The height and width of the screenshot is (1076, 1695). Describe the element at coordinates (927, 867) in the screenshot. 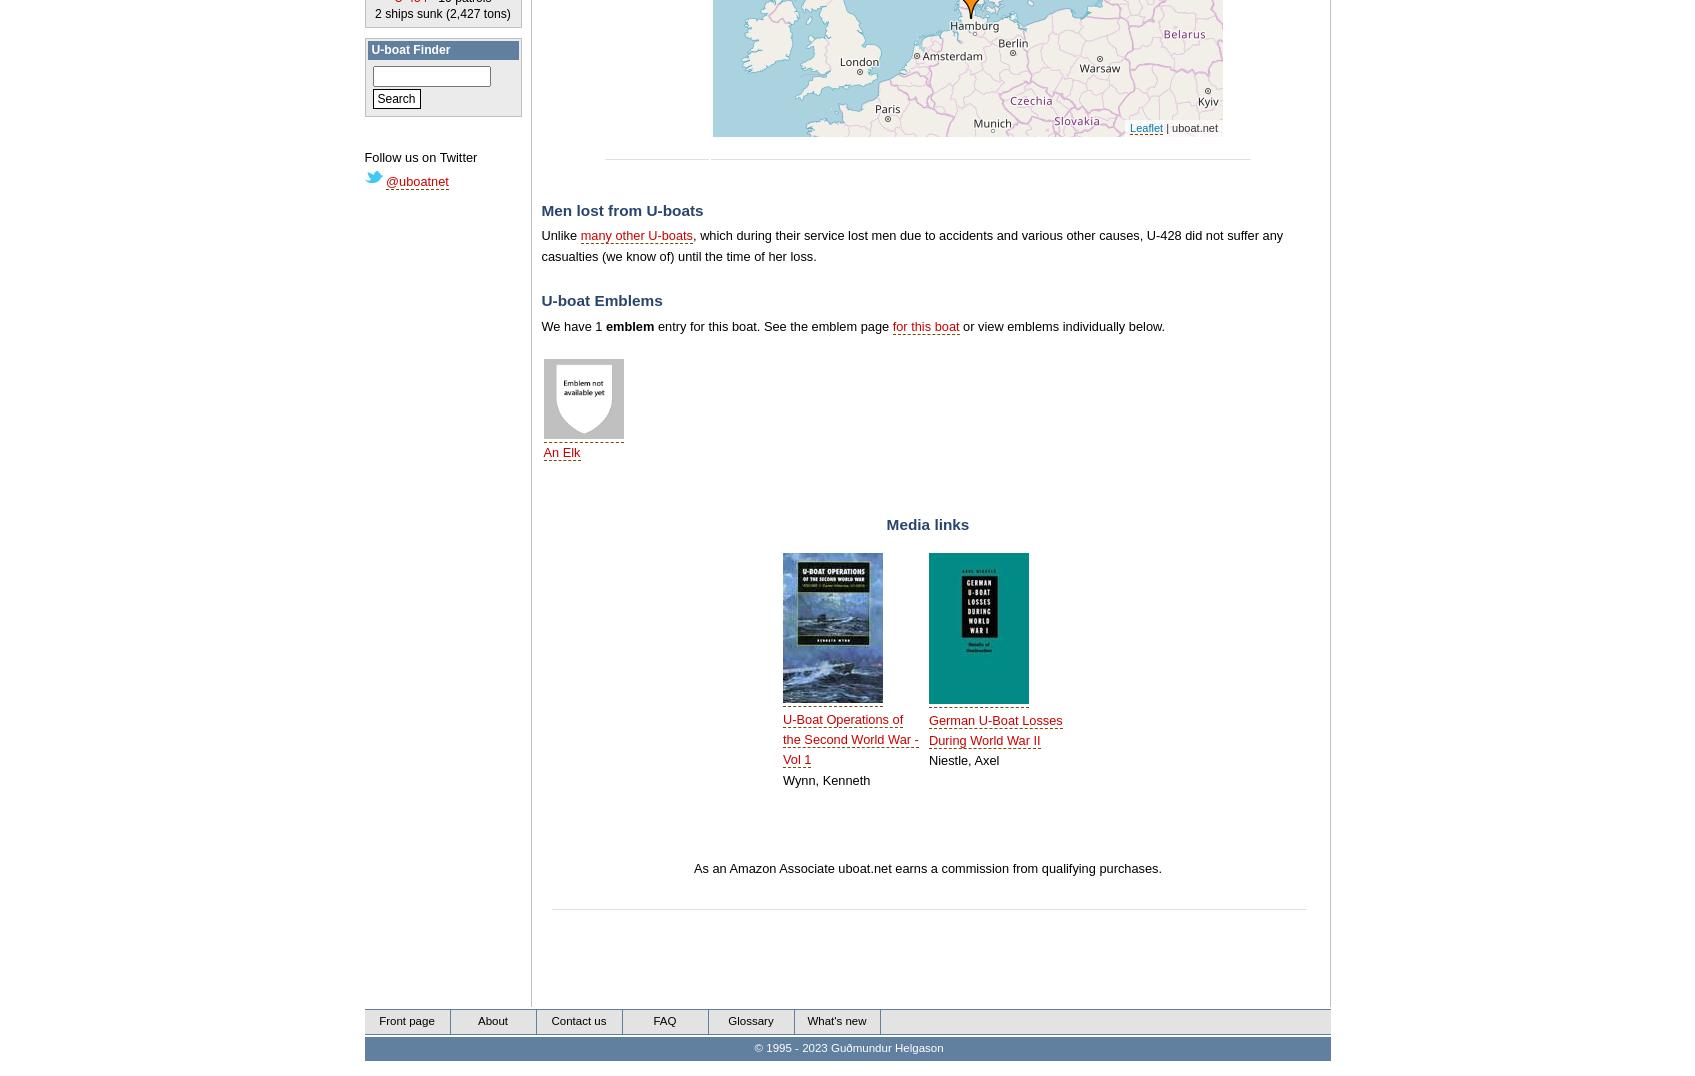

I see `'As an Amazon Associate uboat.net earns a commission from qualifying purchases.'` at that location.